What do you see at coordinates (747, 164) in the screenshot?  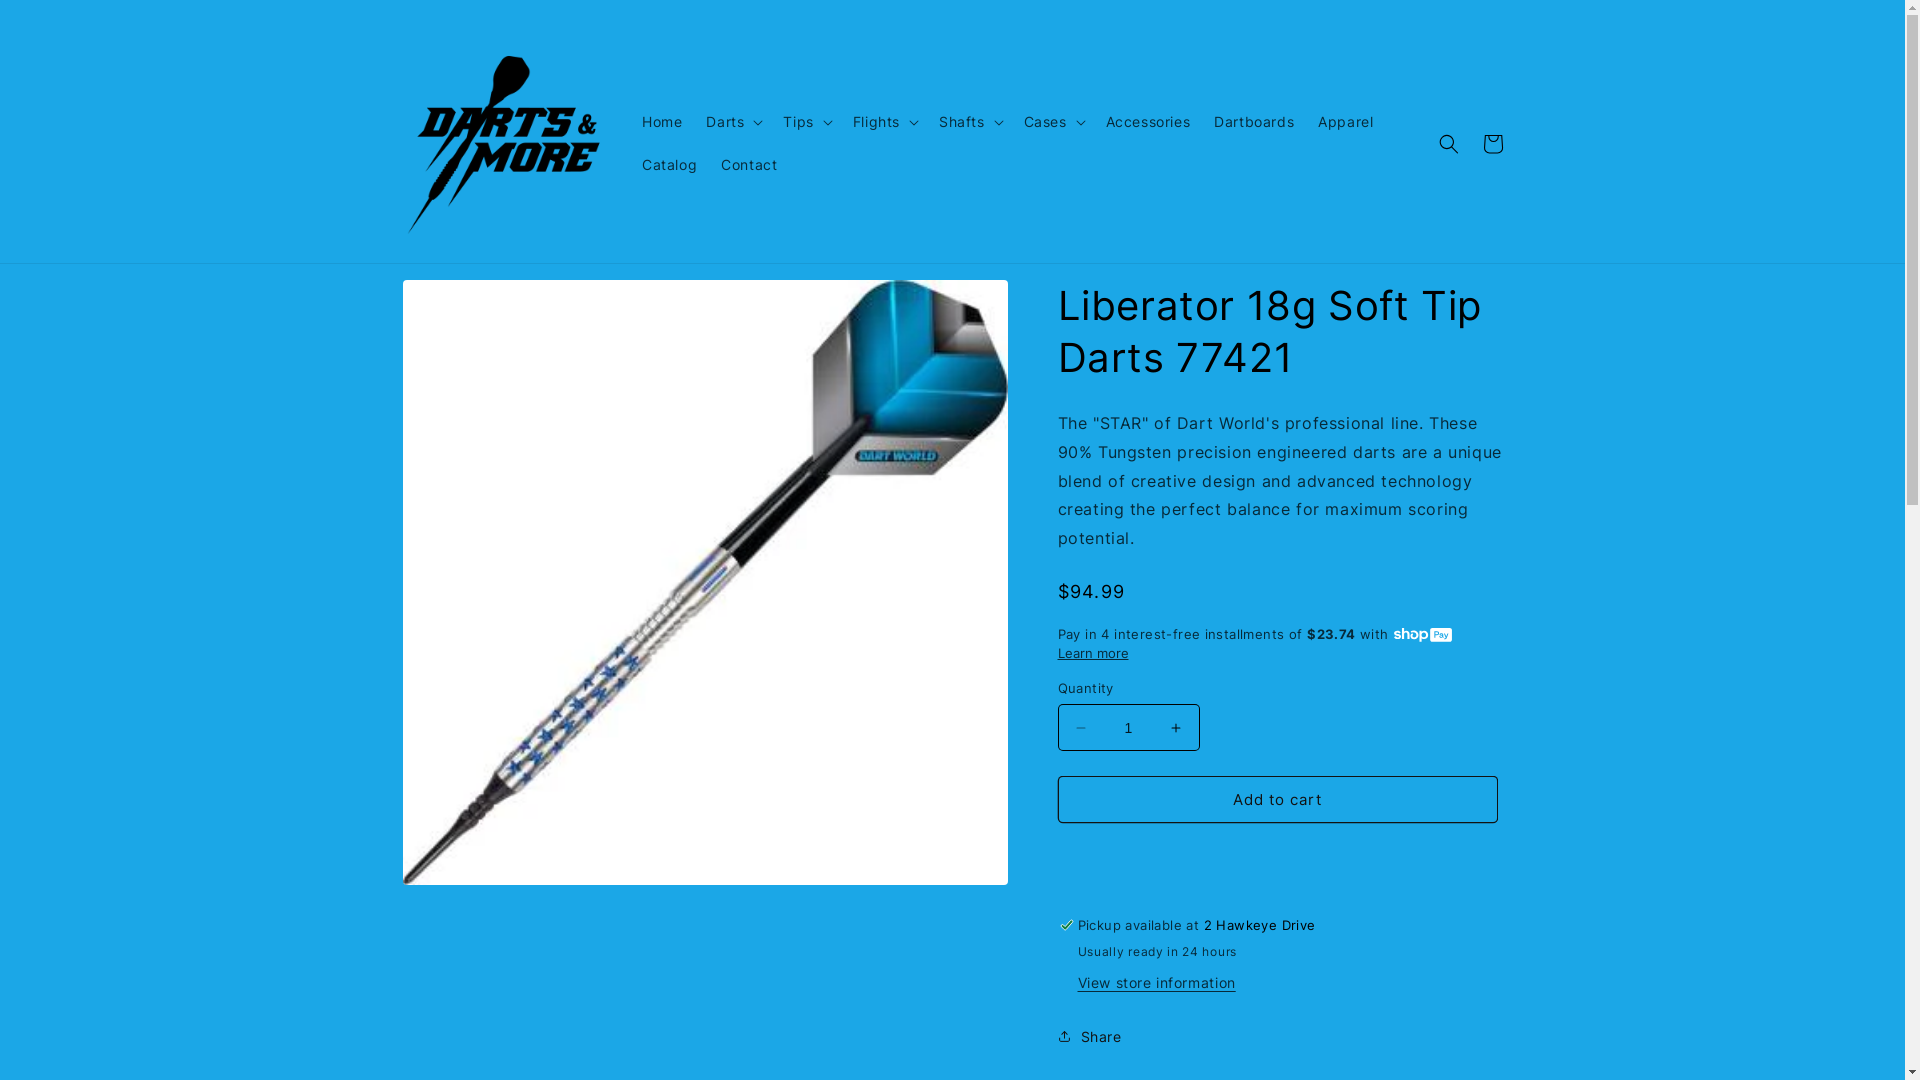 I see `'Contact'` at bounding box center [747, 164].